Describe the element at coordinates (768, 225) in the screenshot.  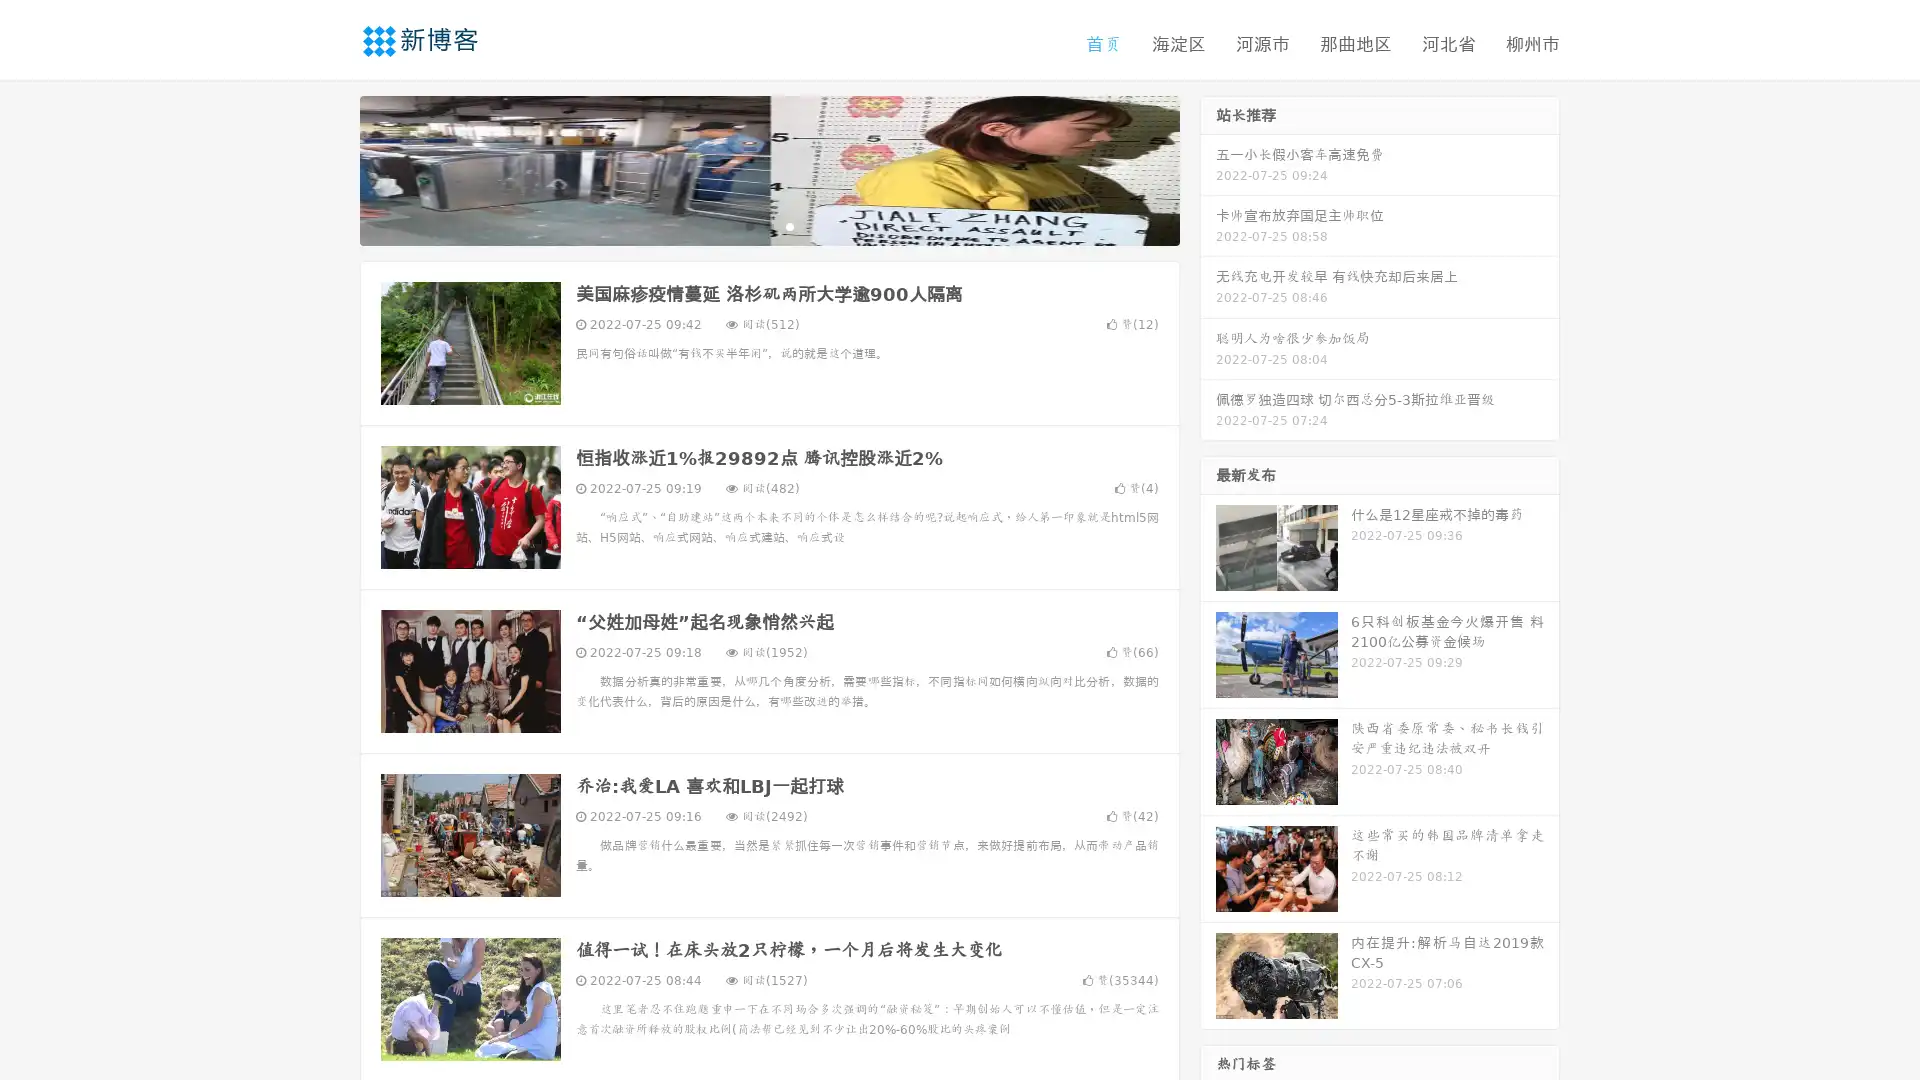
I see `Go to slide 2` at that location.